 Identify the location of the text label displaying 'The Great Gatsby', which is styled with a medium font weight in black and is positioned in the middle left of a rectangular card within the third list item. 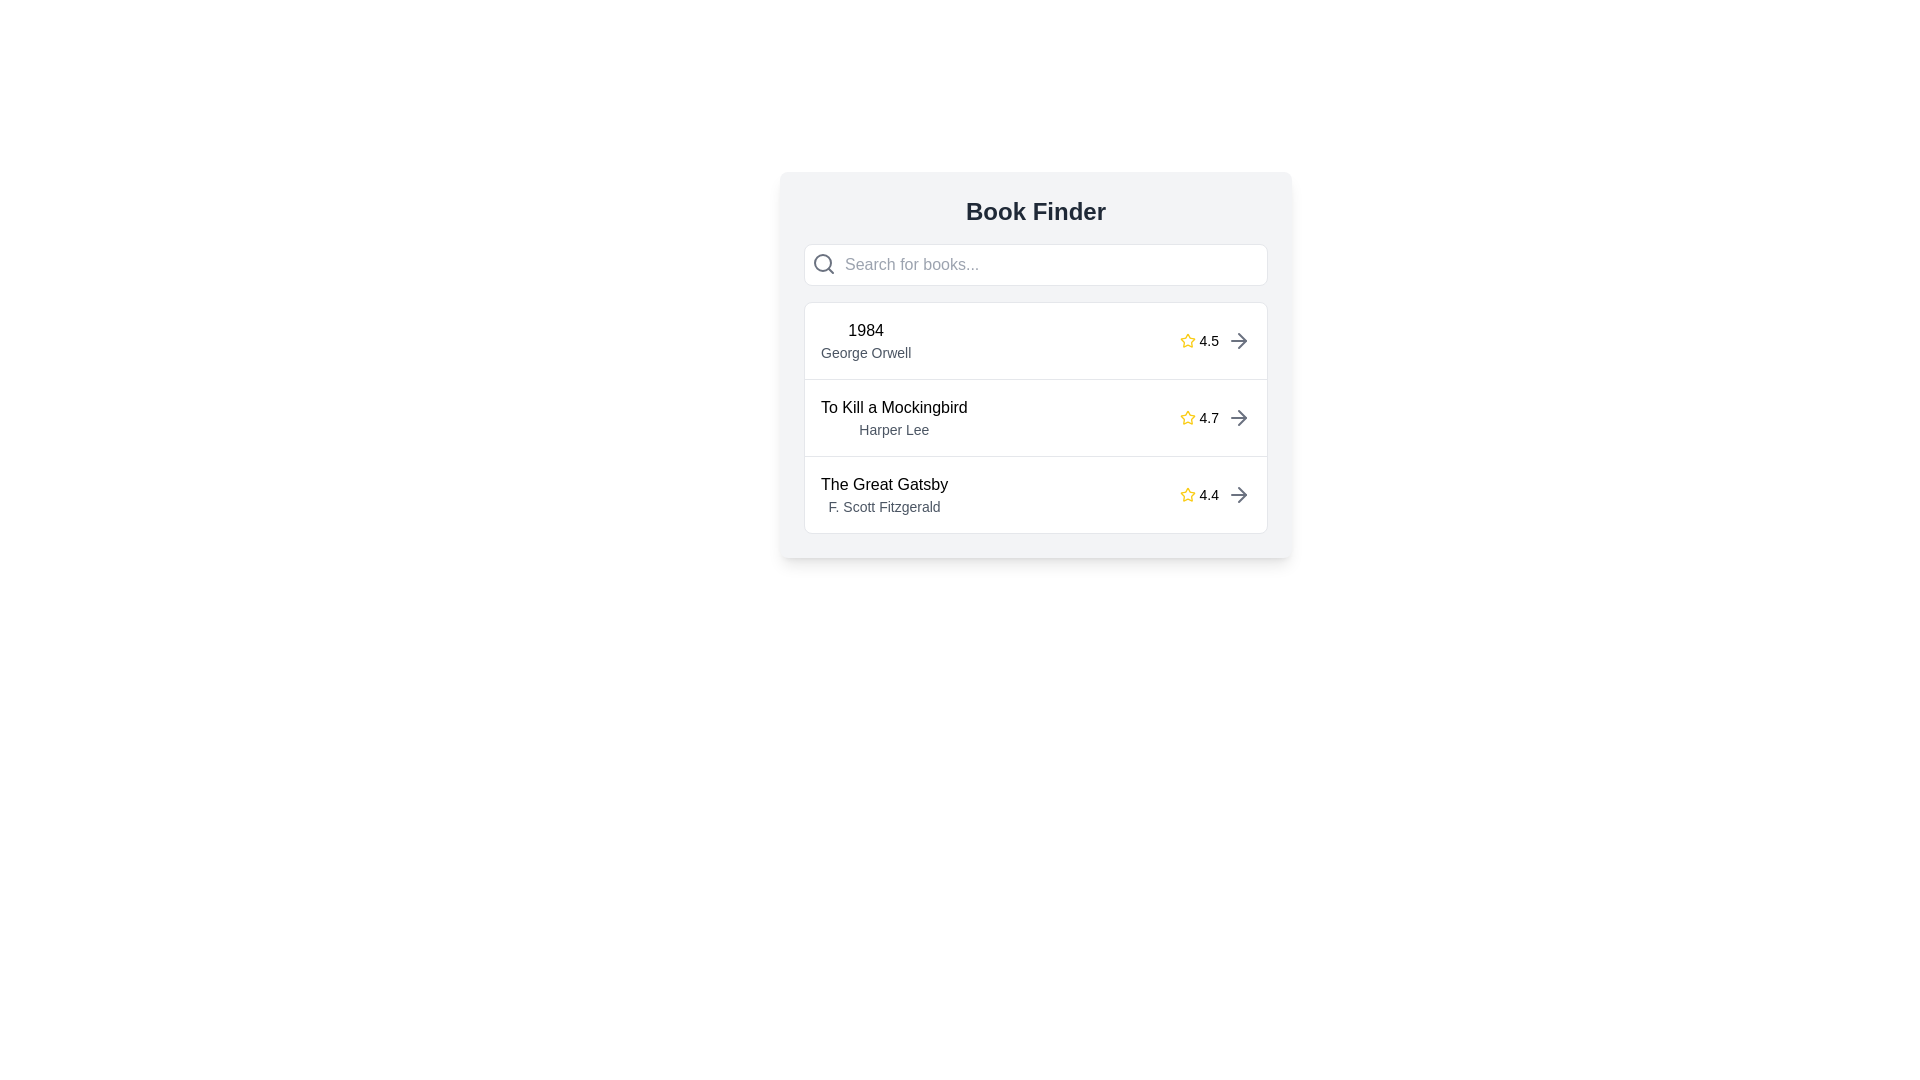
(883, 485).